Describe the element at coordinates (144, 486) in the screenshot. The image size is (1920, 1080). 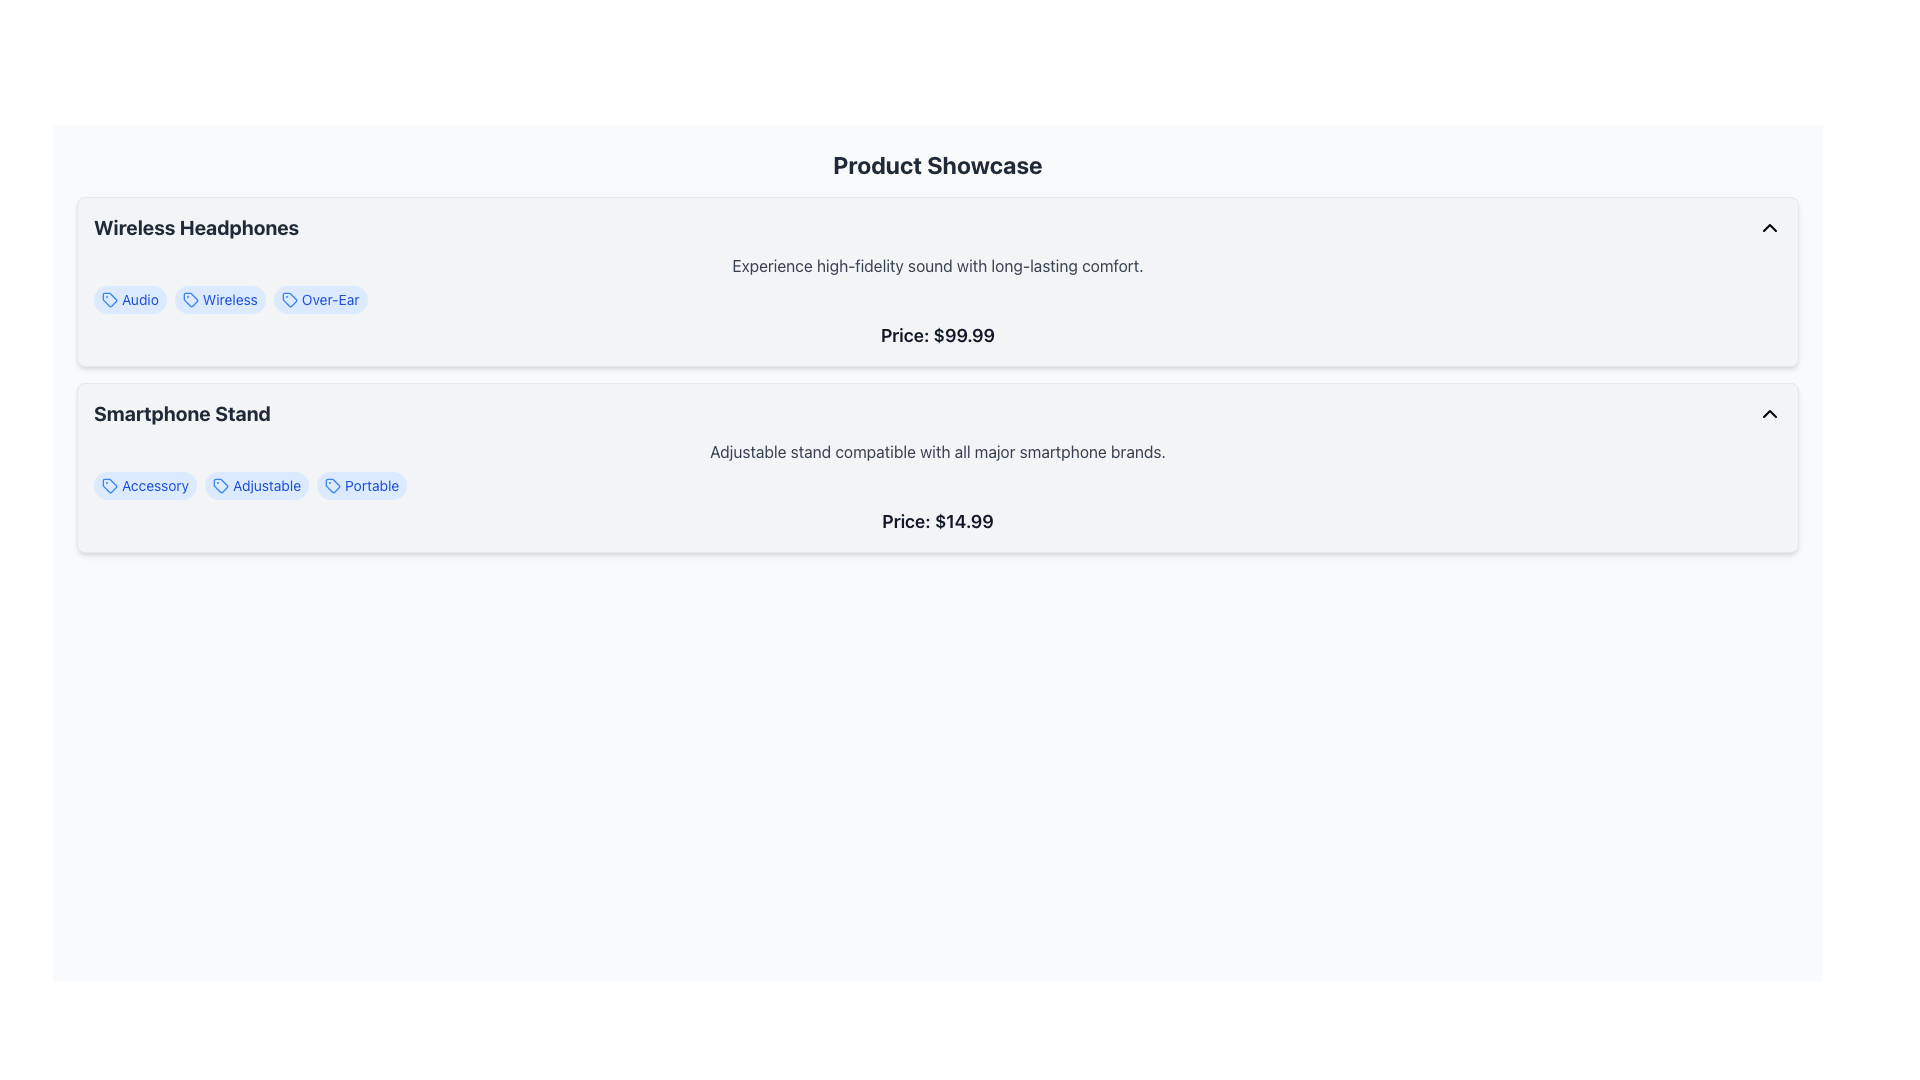
I see `the rounded rectangle tag labeled 'Accessory' with a blue background` at that location.